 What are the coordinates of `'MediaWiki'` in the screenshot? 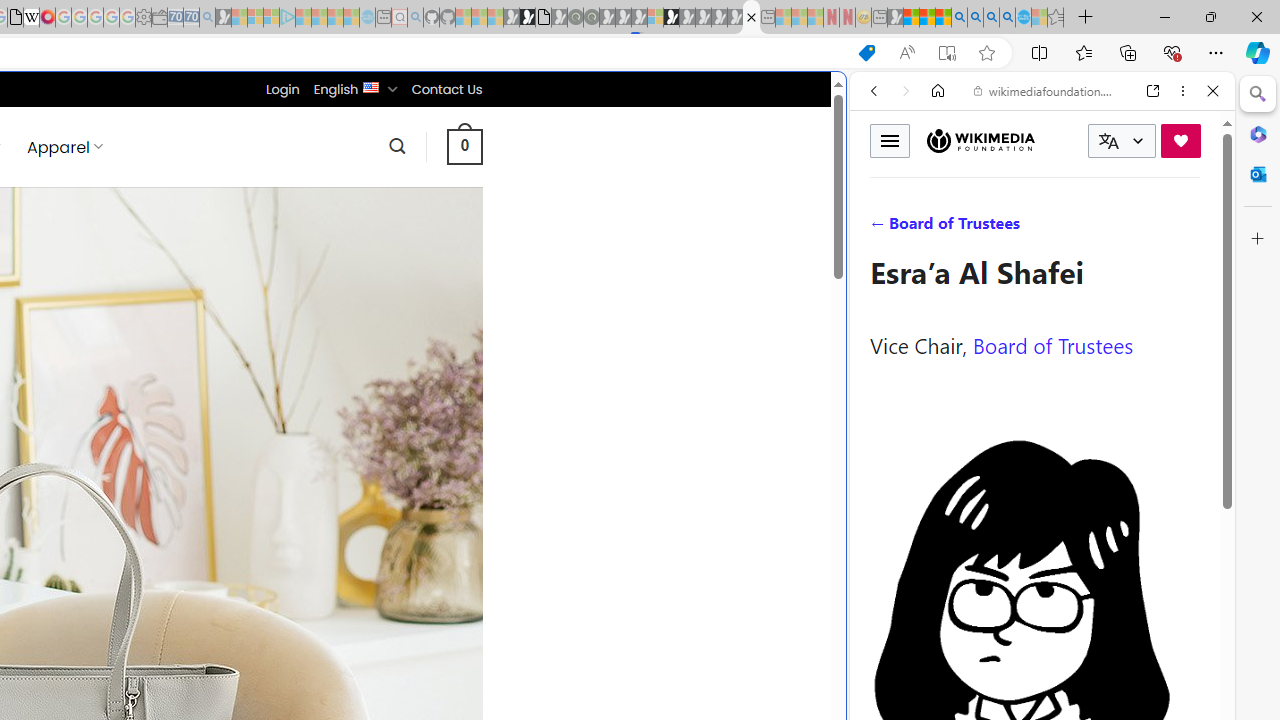 It's located at (47, 17).